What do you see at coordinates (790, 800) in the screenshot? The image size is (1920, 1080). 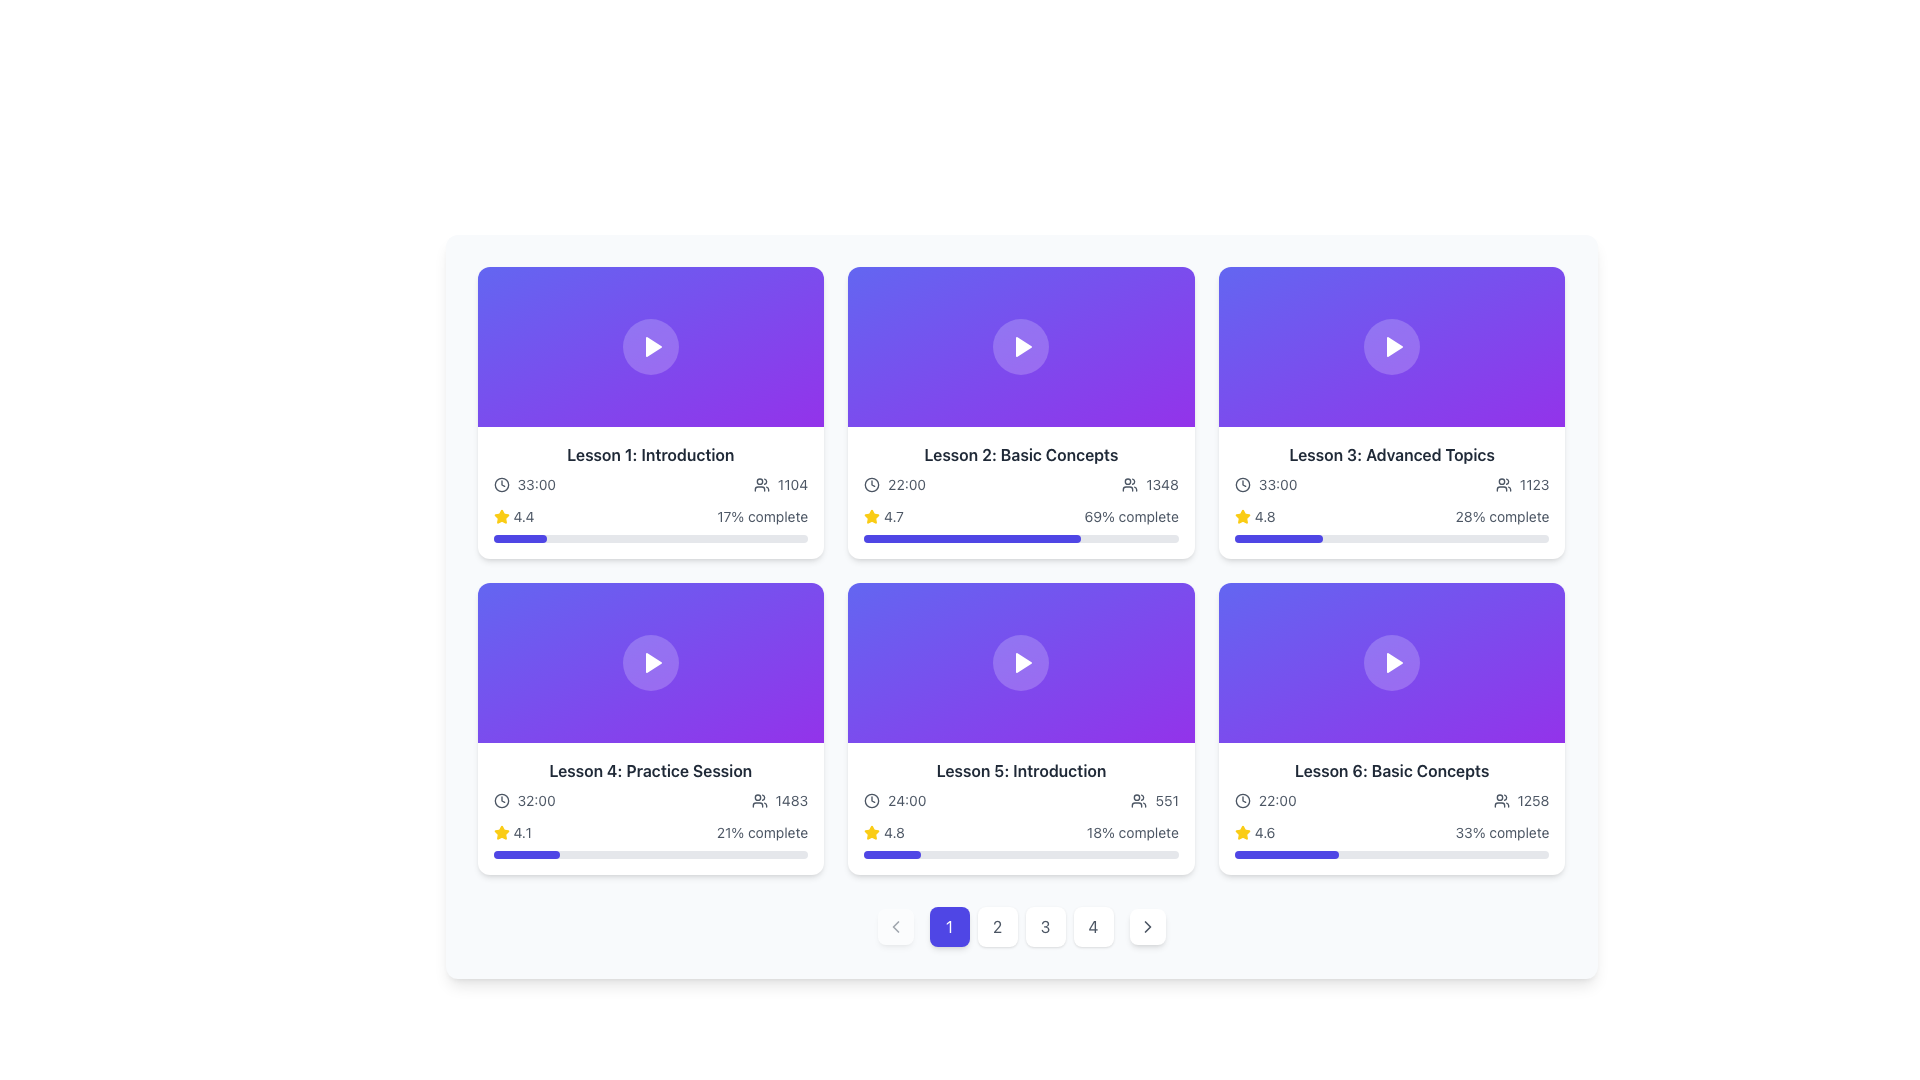 I see `numeric value '1483' displayed in bold, dark gray text, which is located at the bottom of the fourth card in the second row, positioned to the right of the user icon` at bounding box center [790, 800].